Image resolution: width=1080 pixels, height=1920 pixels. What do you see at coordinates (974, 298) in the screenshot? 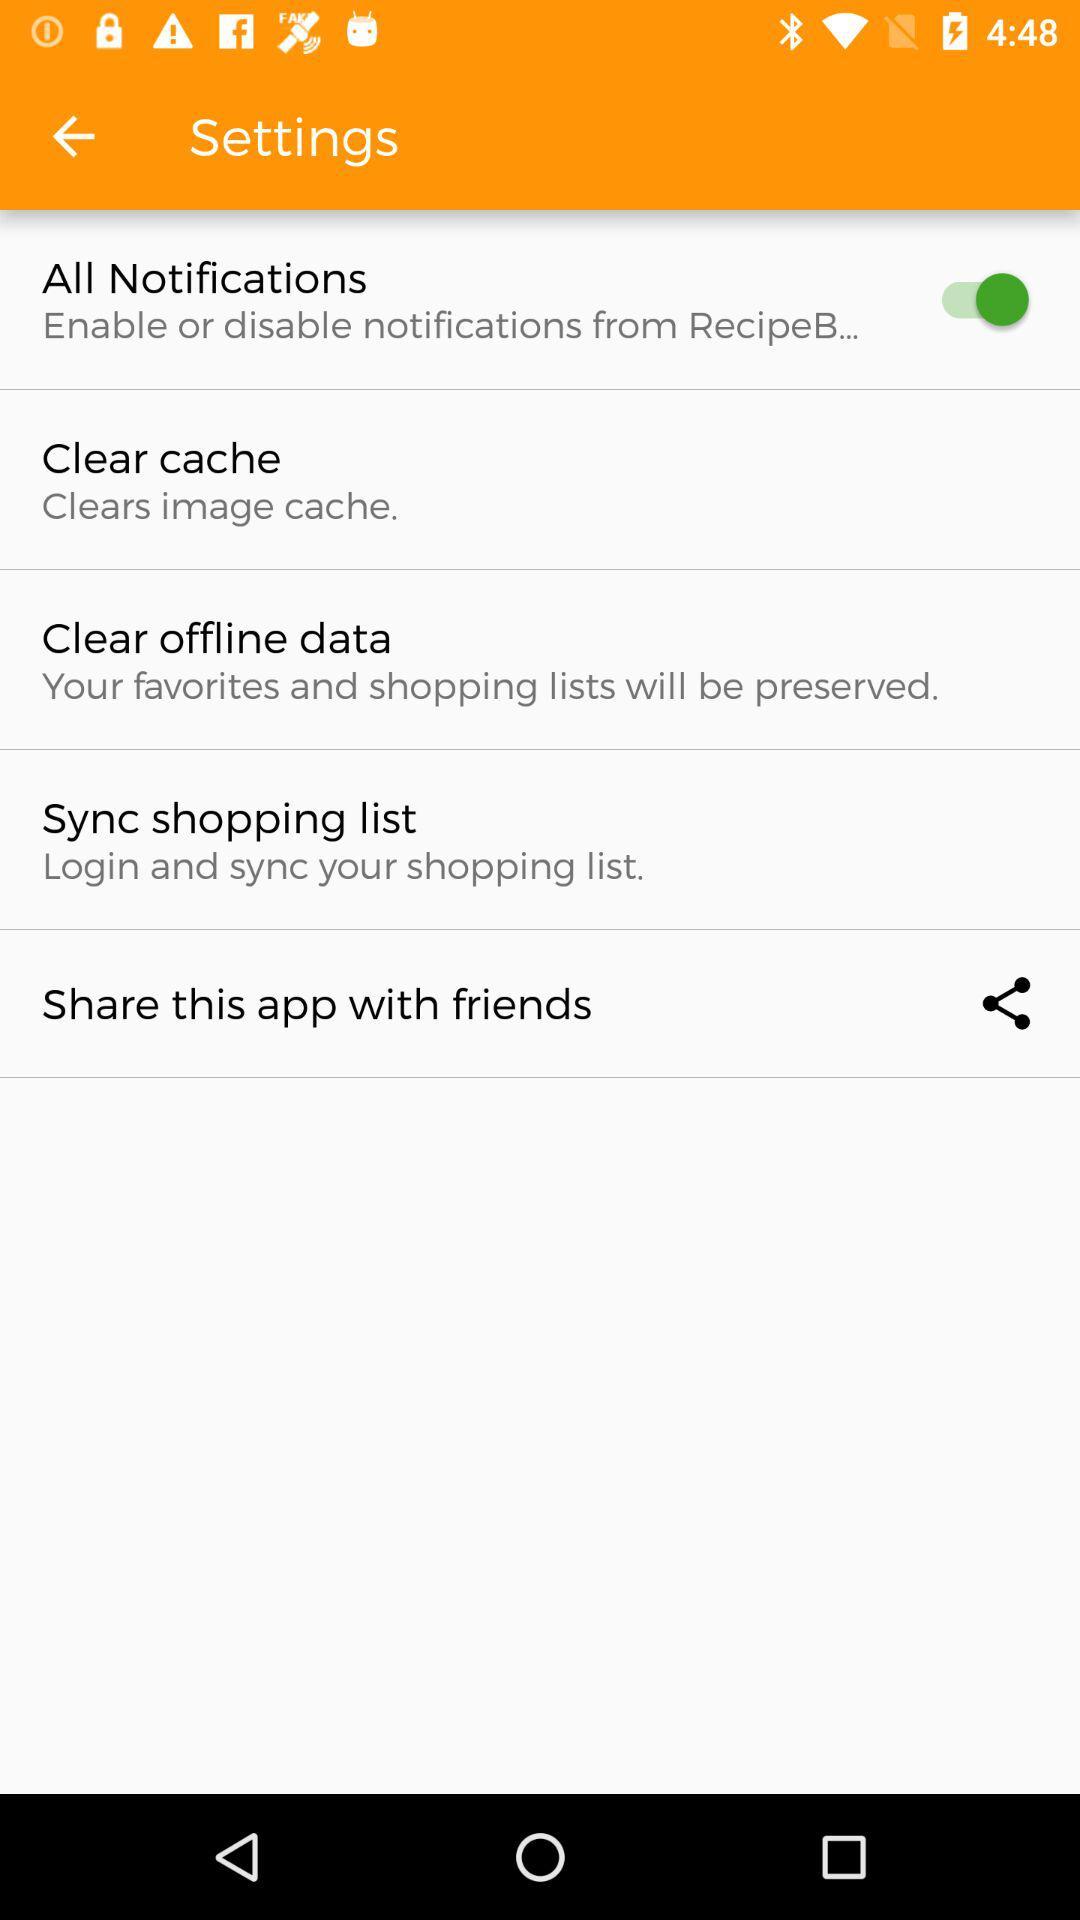
I see `notification activation` at bounding box center [974, 298].